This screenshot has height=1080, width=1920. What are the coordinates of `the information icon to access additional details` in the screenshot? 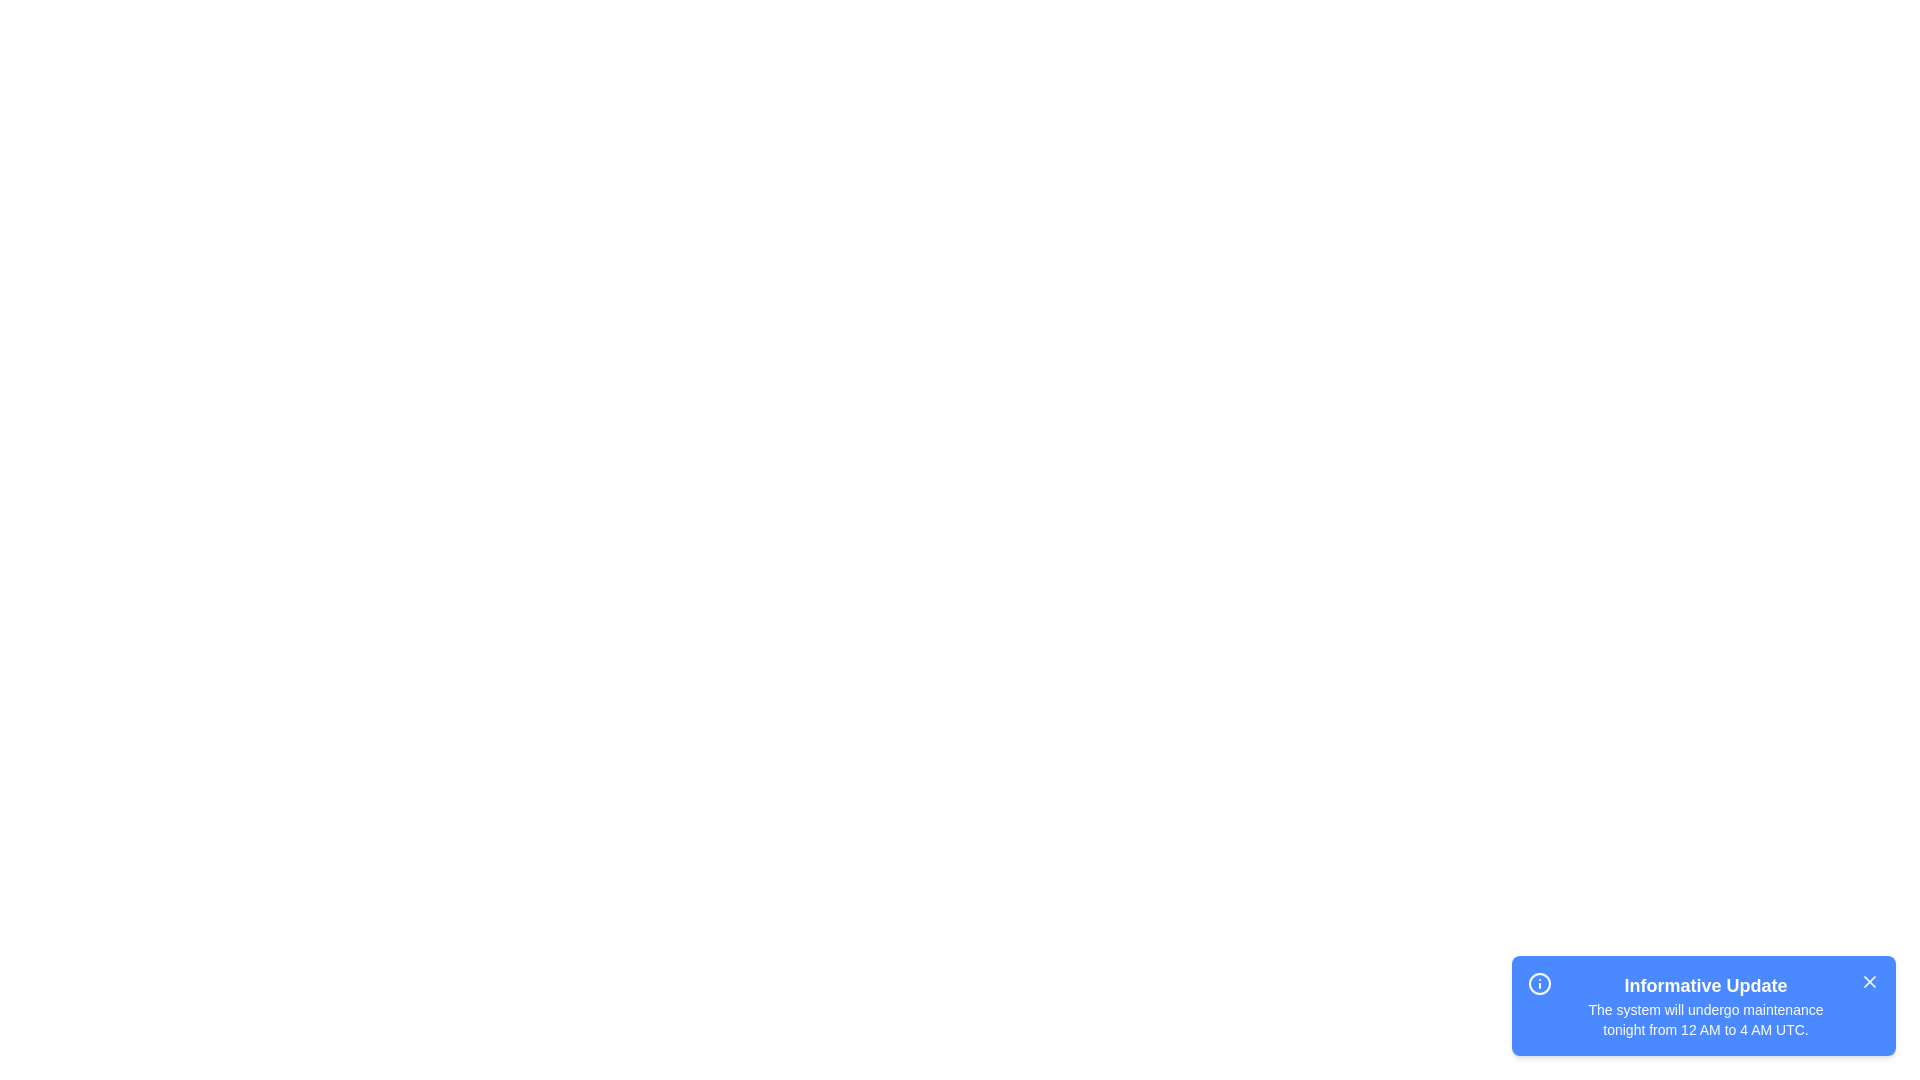 It's located at (1539, 982).